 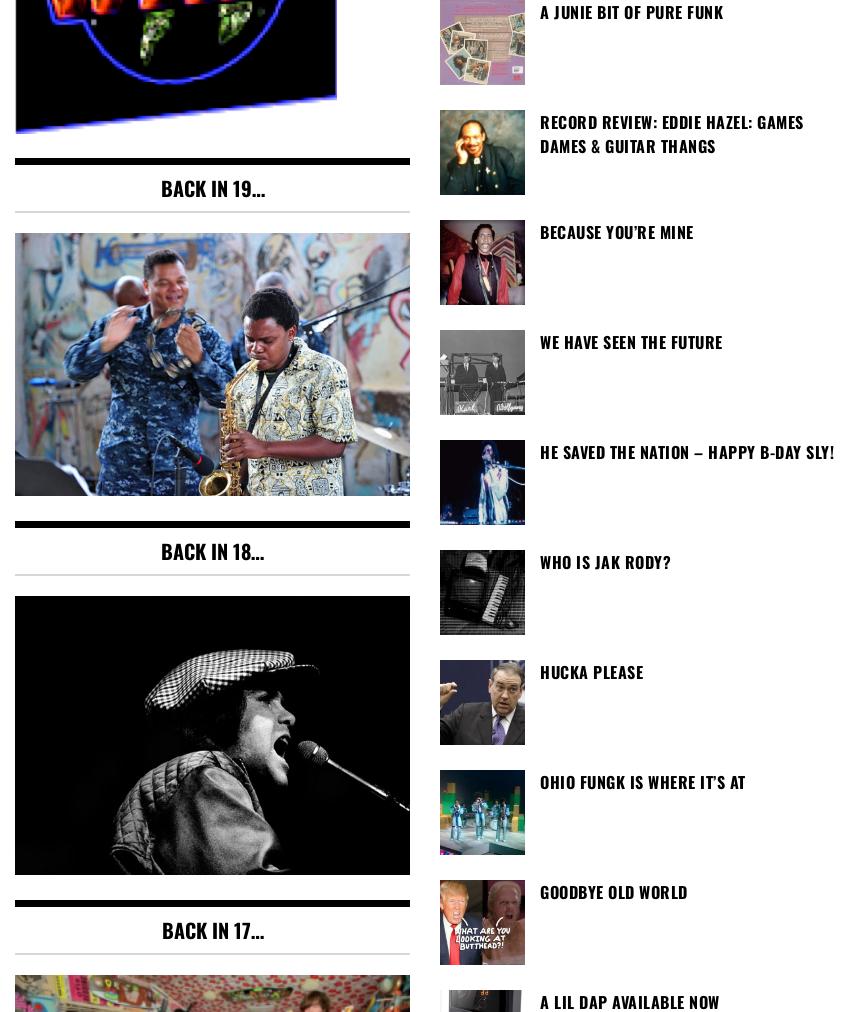 What do you see at coordinates (210, 188) in the screenshot?
I see `'Back in 19…'` at bounding box center [210, 188].